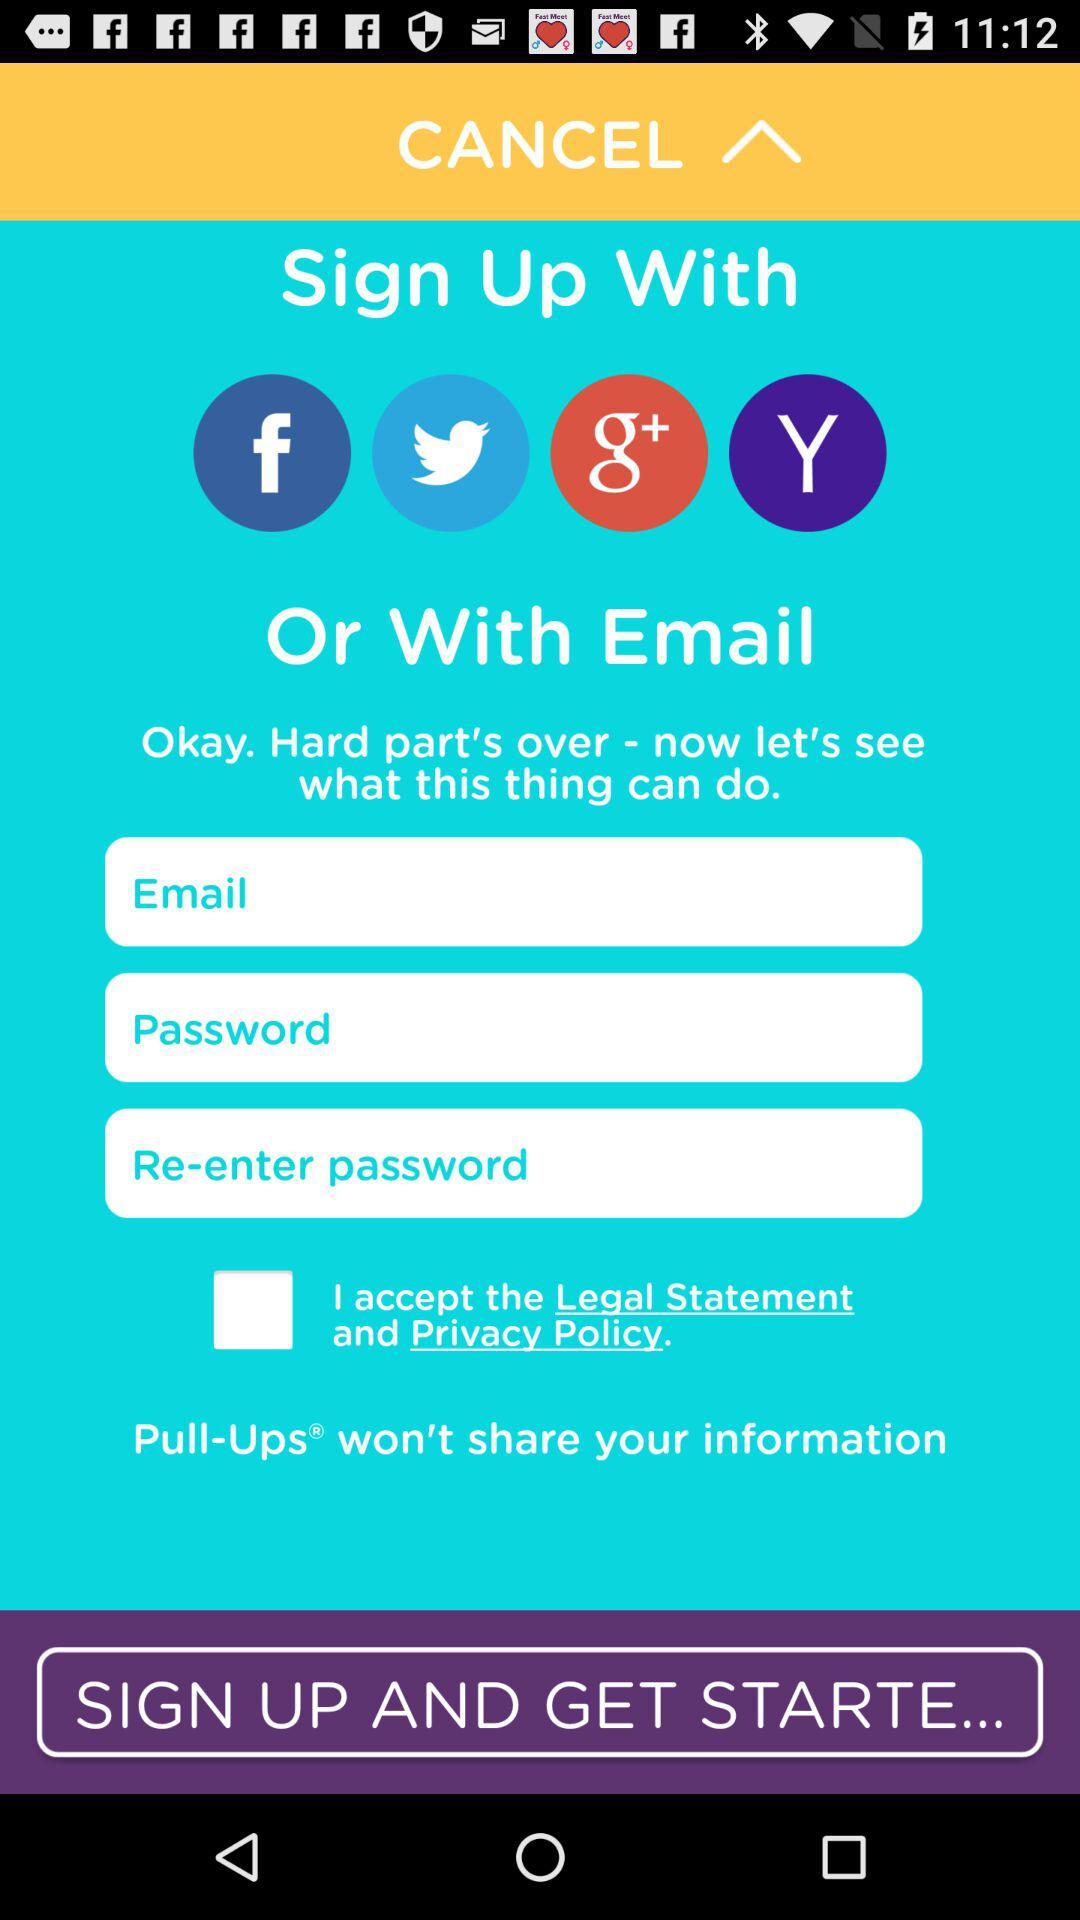 This screenshot has height=1920, width=1080. I want to click on the icon at the bottom left corner, so click(252, 1309).